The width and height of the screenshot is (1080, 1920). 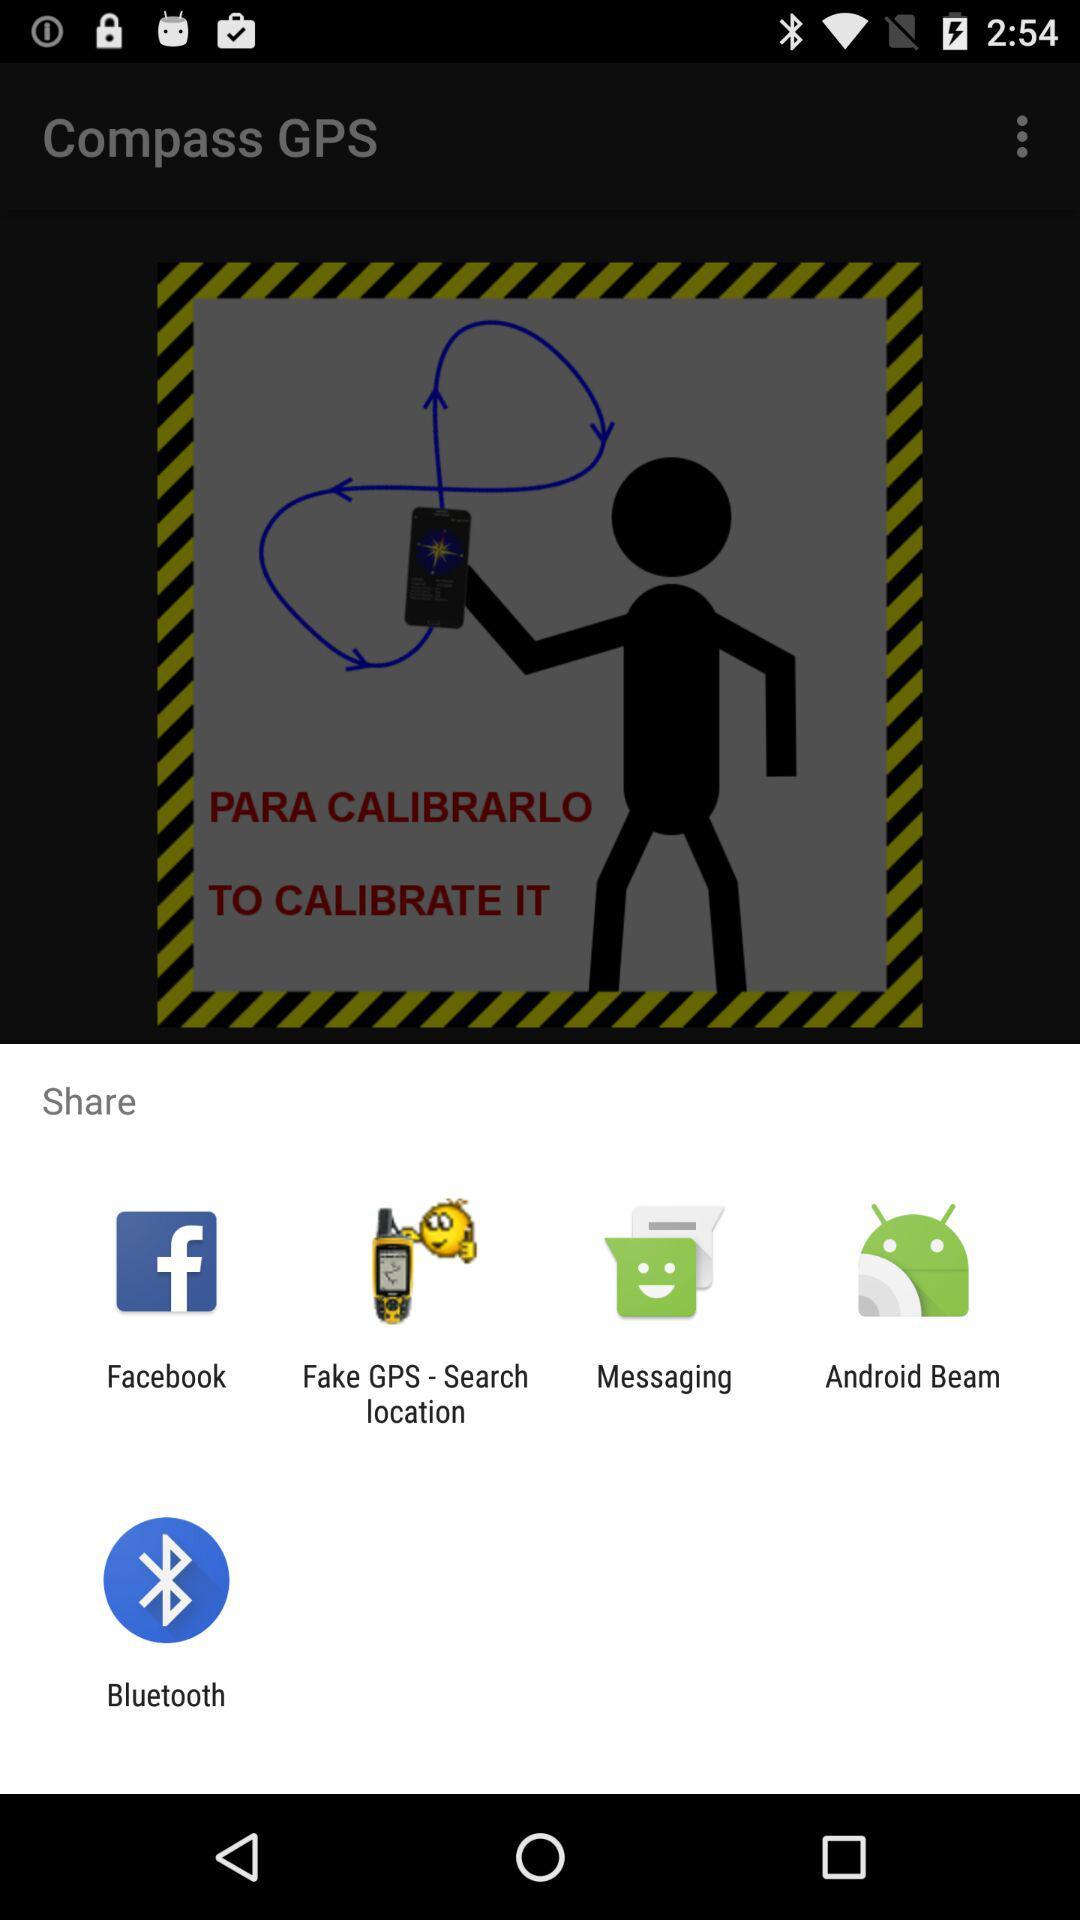 What do you see at coordinates (913, 1392) in the screenshot?
I see `the android beam at the bottom right corner` at bounding box center [913, 1392].